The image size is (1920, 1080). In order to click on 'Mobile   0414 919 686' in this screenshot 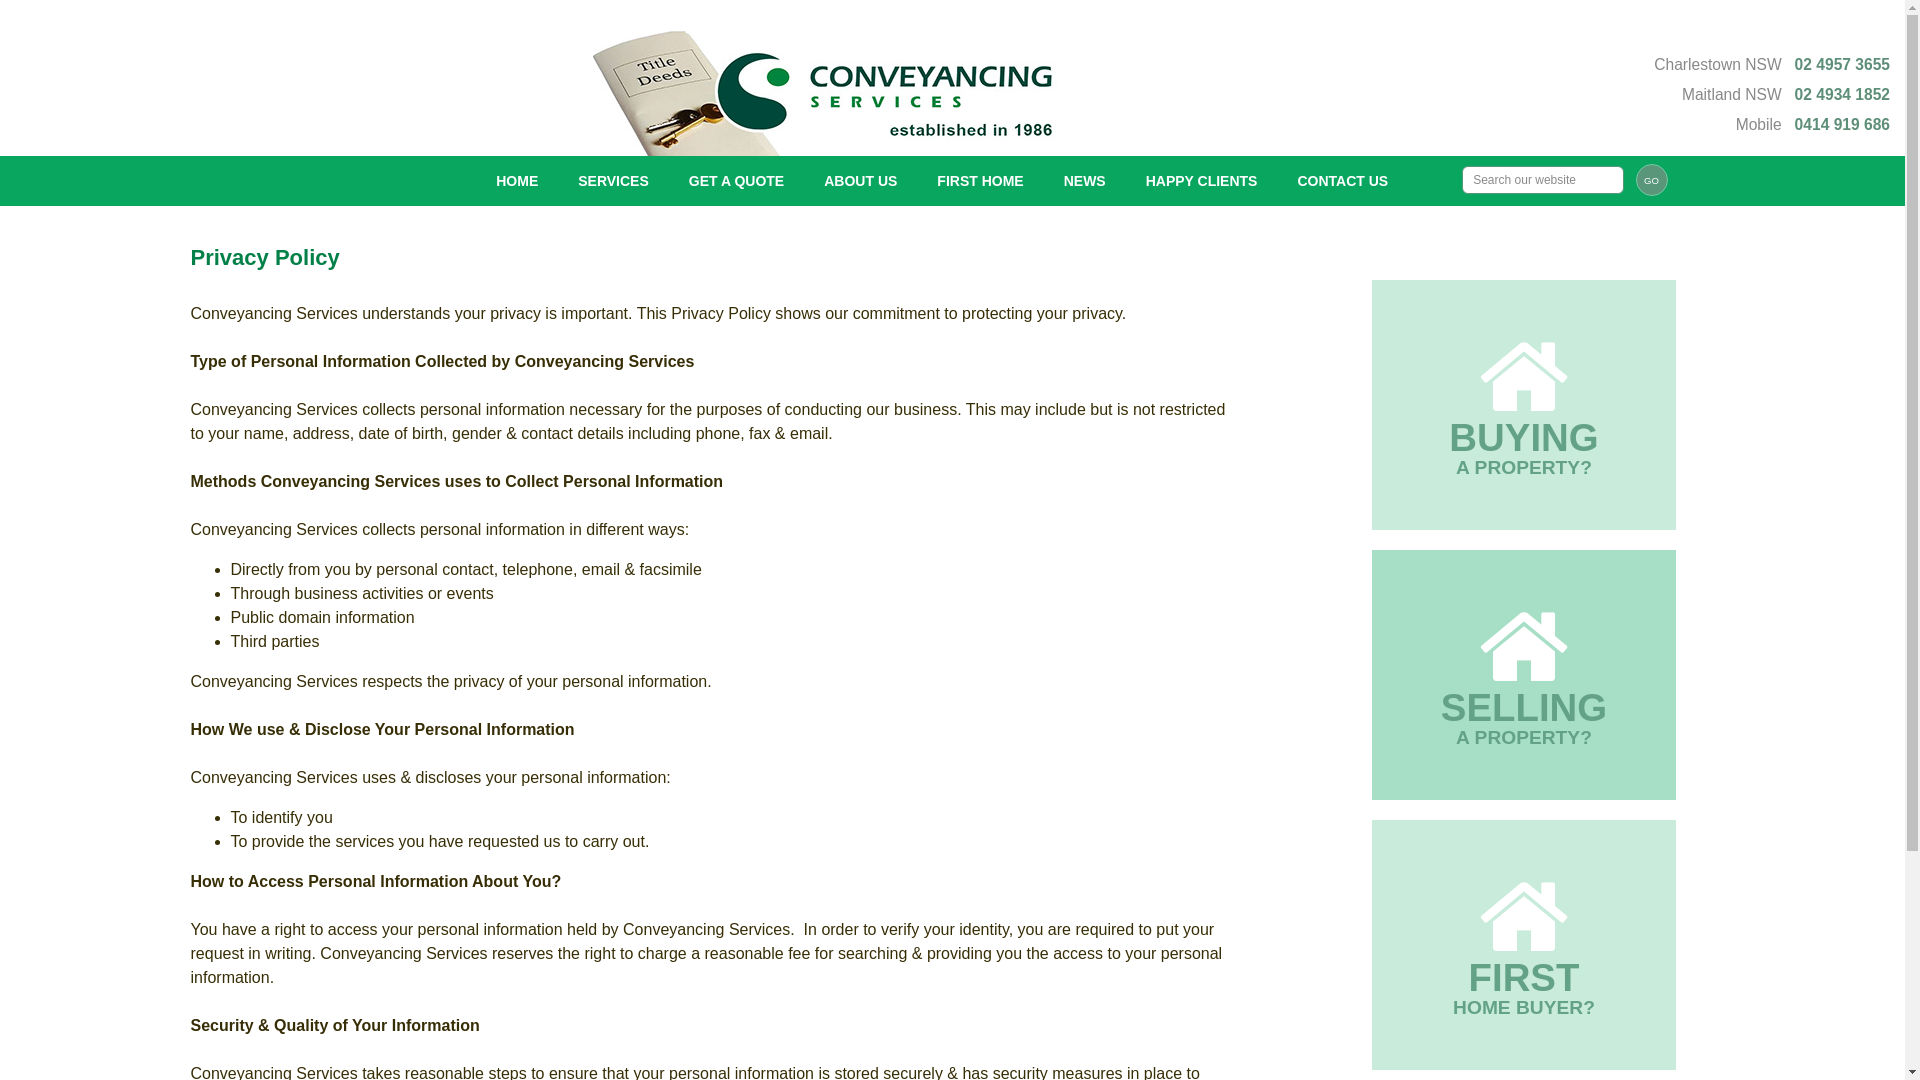, I will do `click(1813, 124)`.